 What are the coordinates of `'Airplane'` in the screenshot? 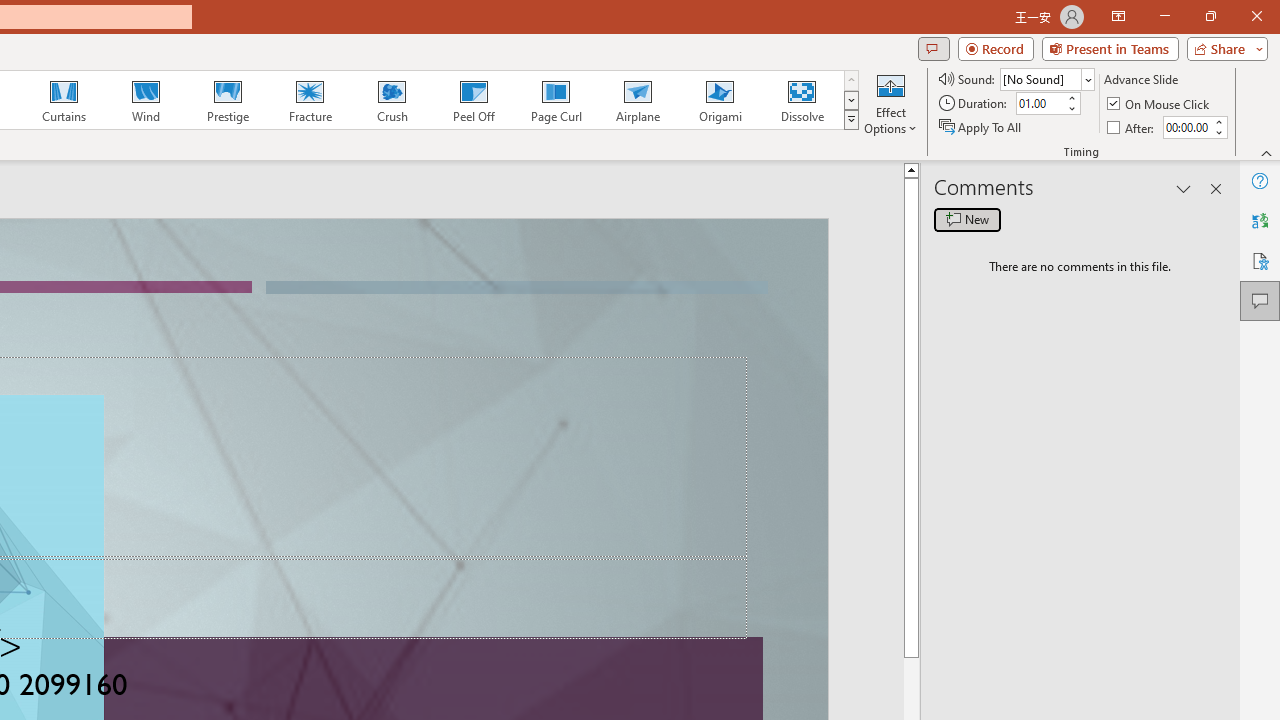 It's located at (636, 100).